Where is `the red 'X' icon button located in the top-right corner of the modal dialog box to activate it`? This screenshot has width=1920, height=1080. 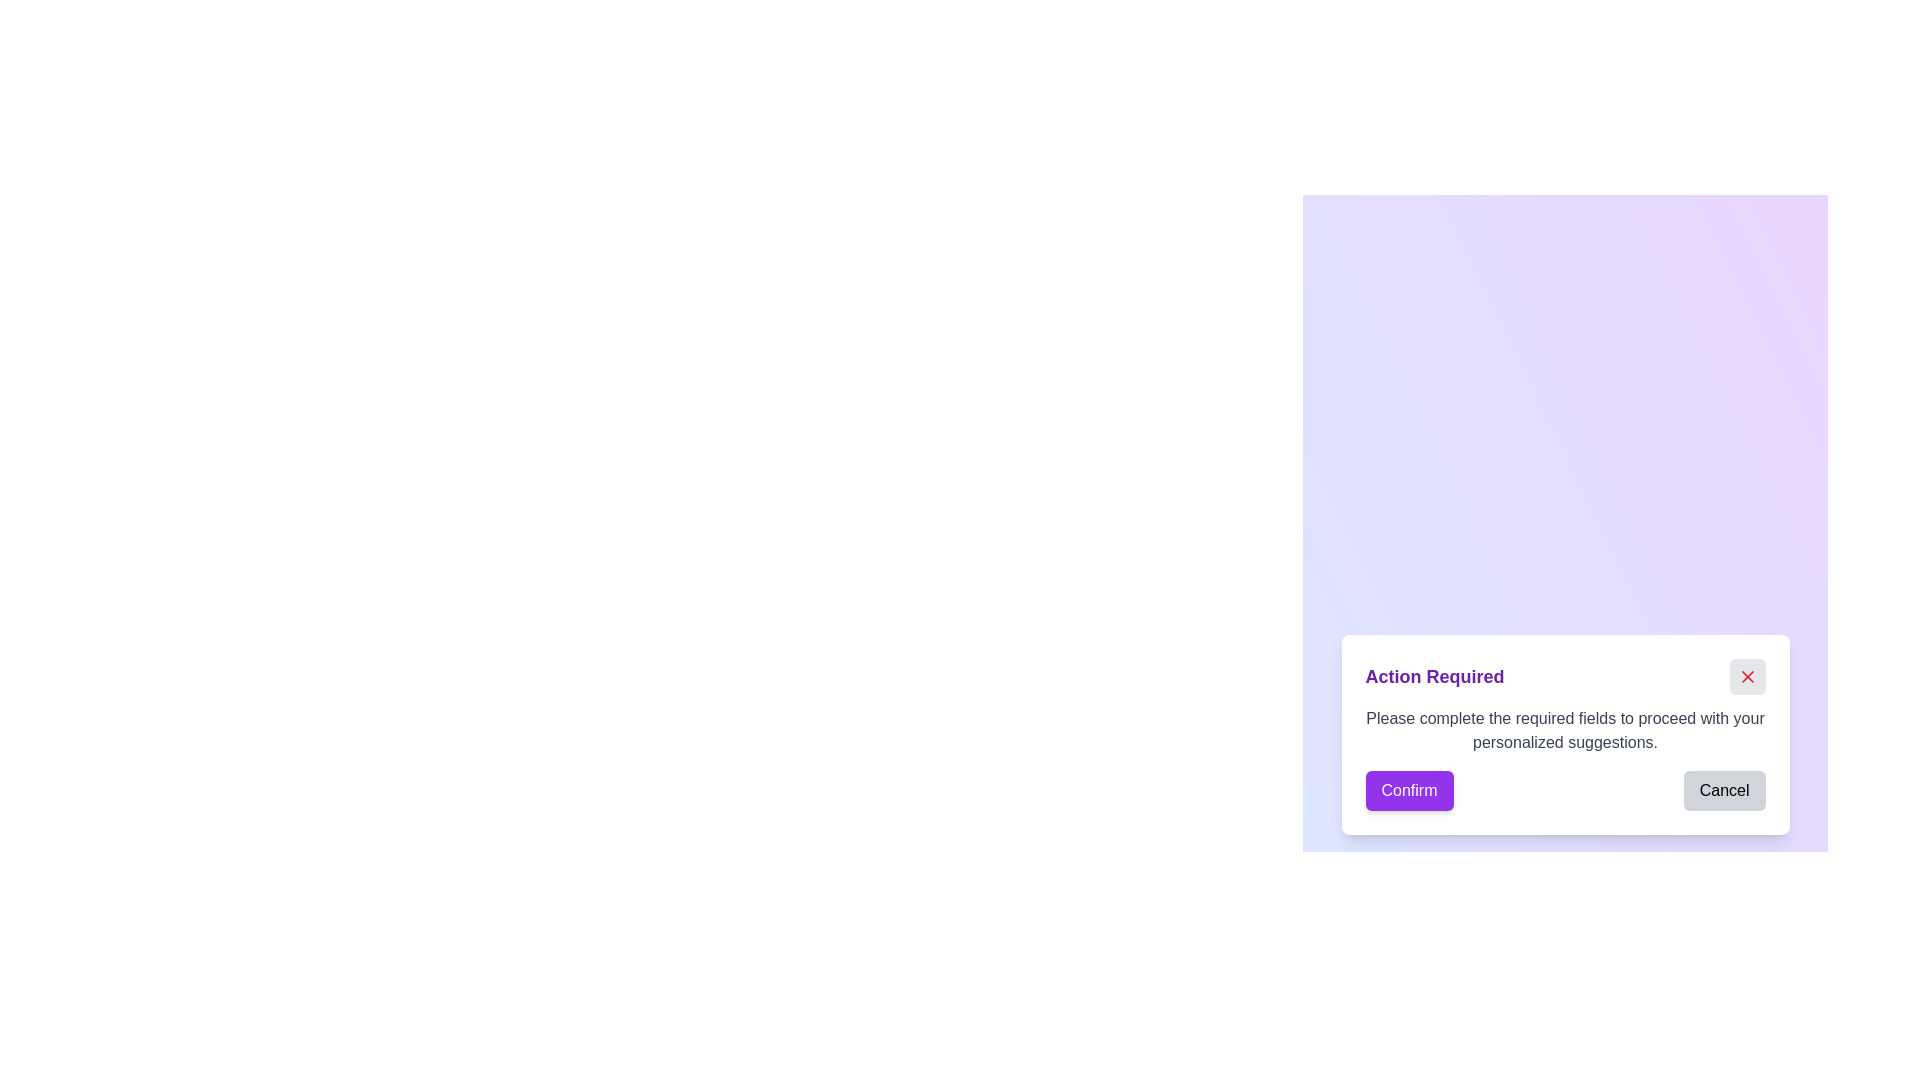 the red 'X' icon button located in the top-right corner of the modal dialog box to activate it is located at coordinates (1746, 676).